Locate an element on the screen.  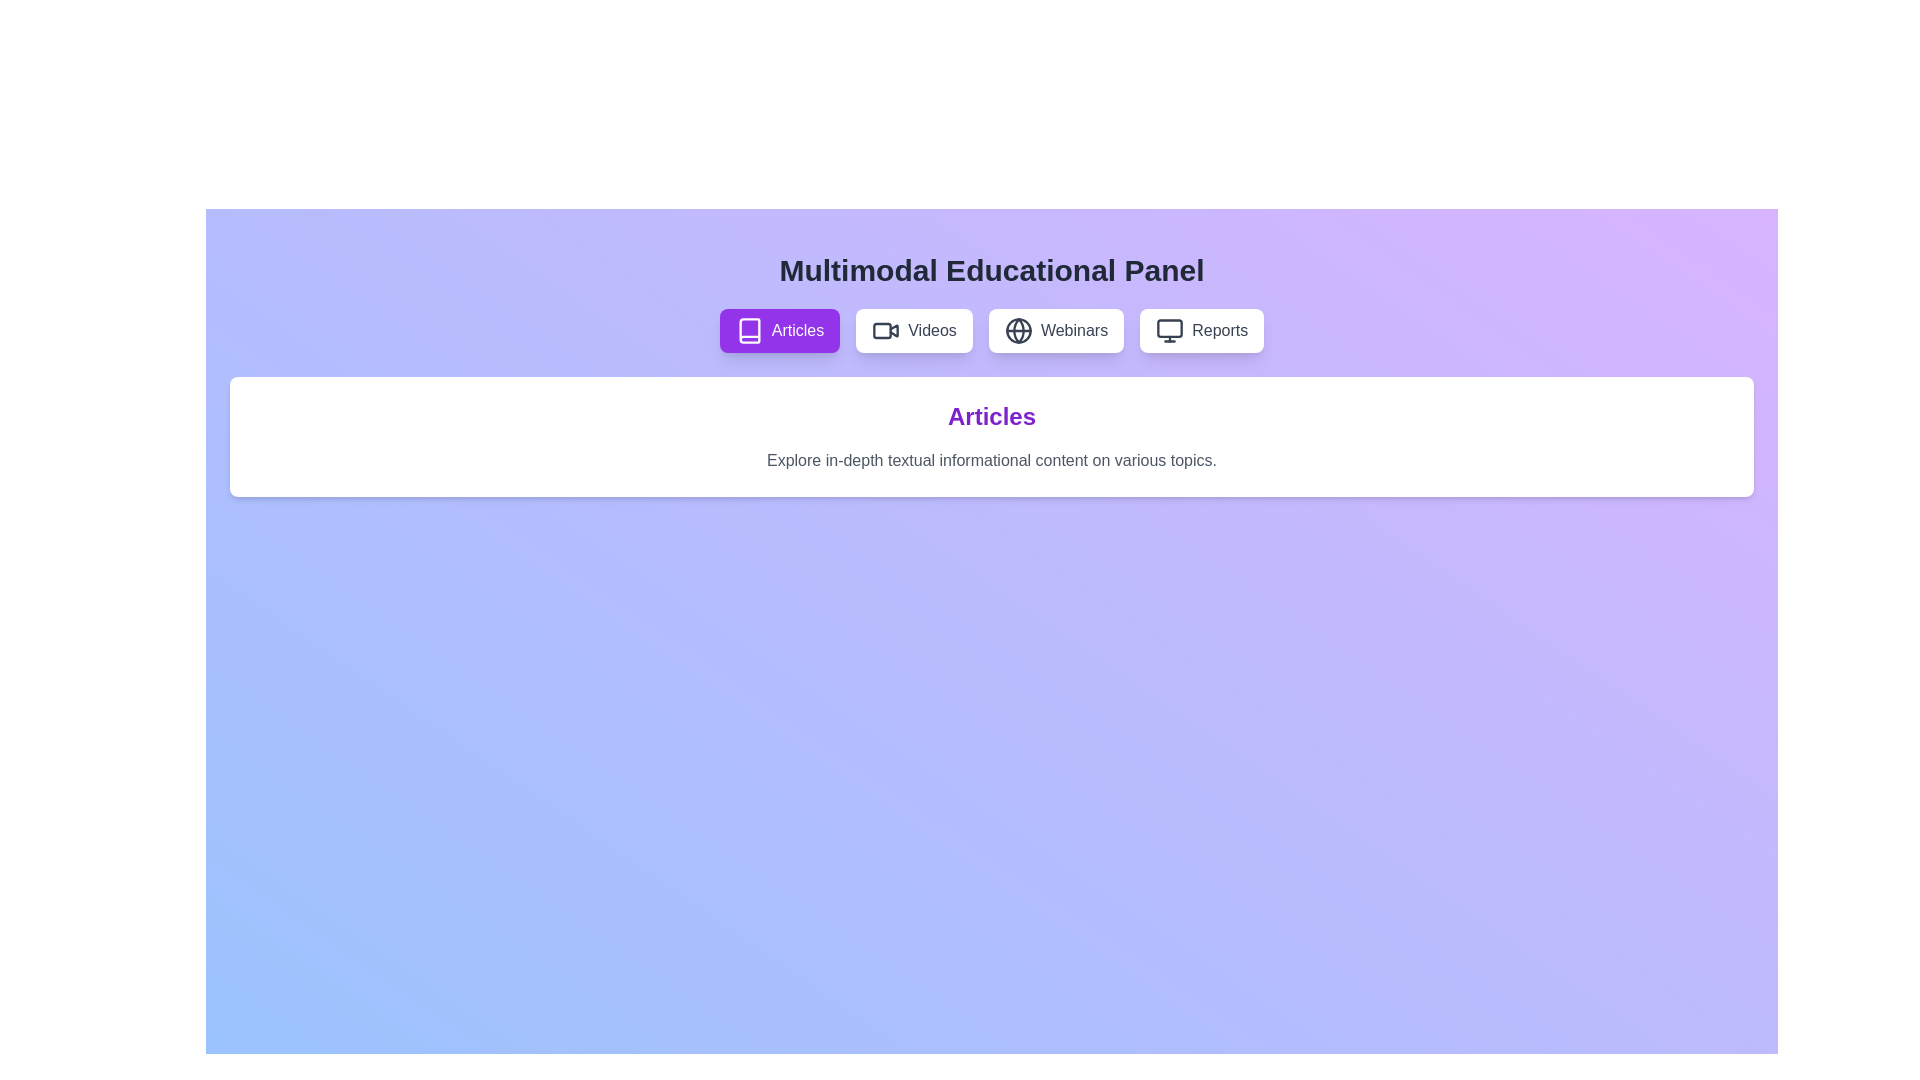
'Webinars' button in the horizontal toolbar located under the 'Multimodal Educational Panel' heading is located at coordinates (1073, 330).